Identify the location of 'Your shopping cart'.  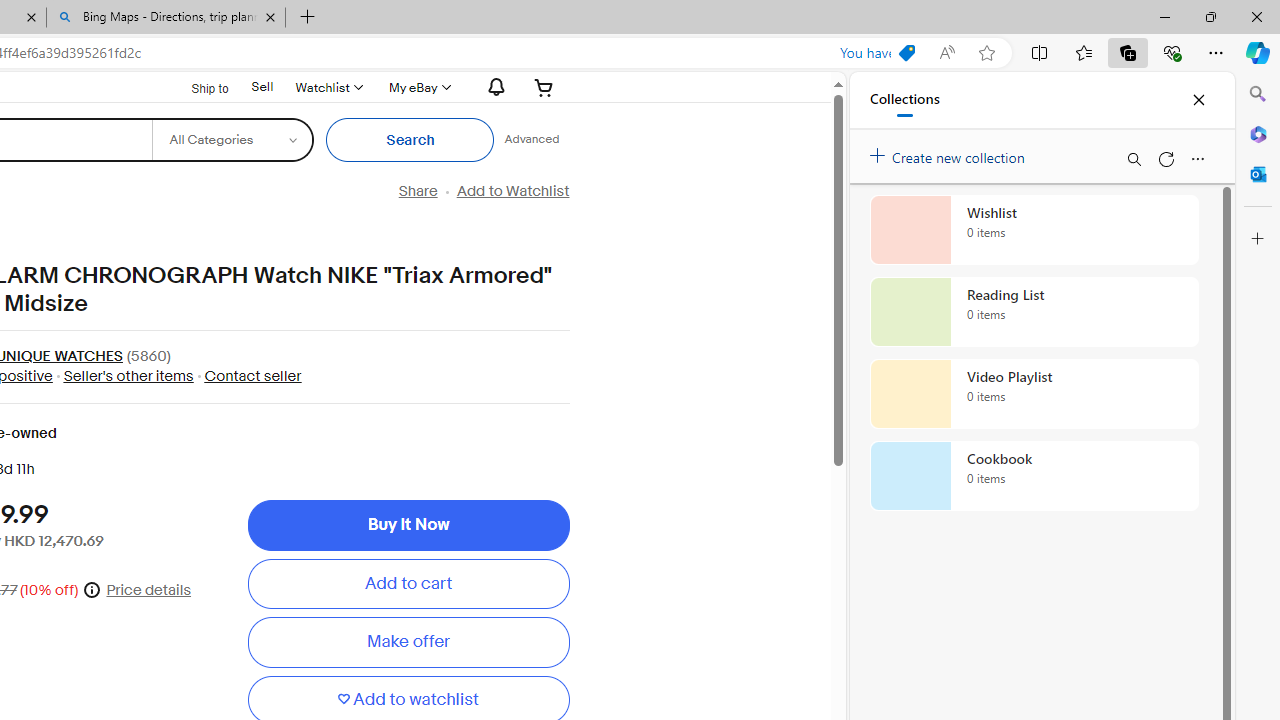
(544, 86).